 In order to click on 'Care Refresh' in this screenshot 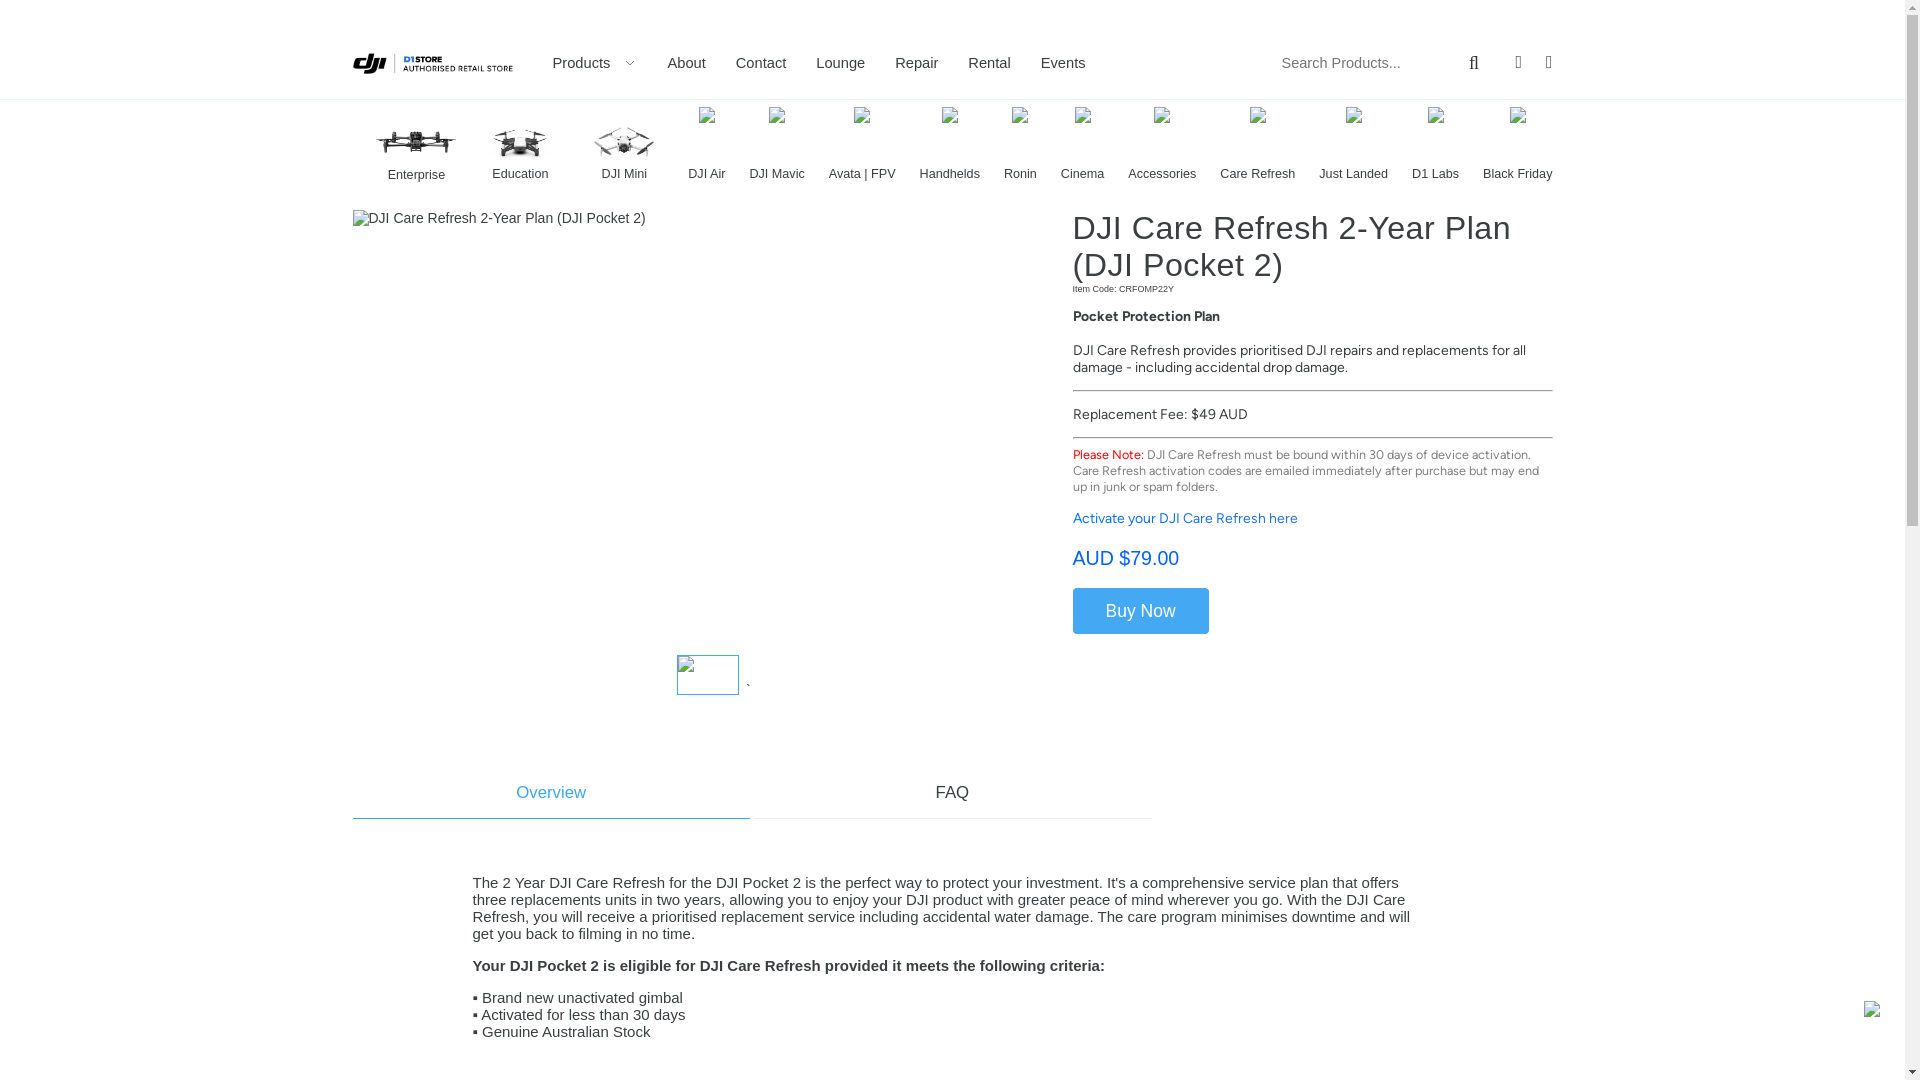, I will do `click(1256, 143)`.